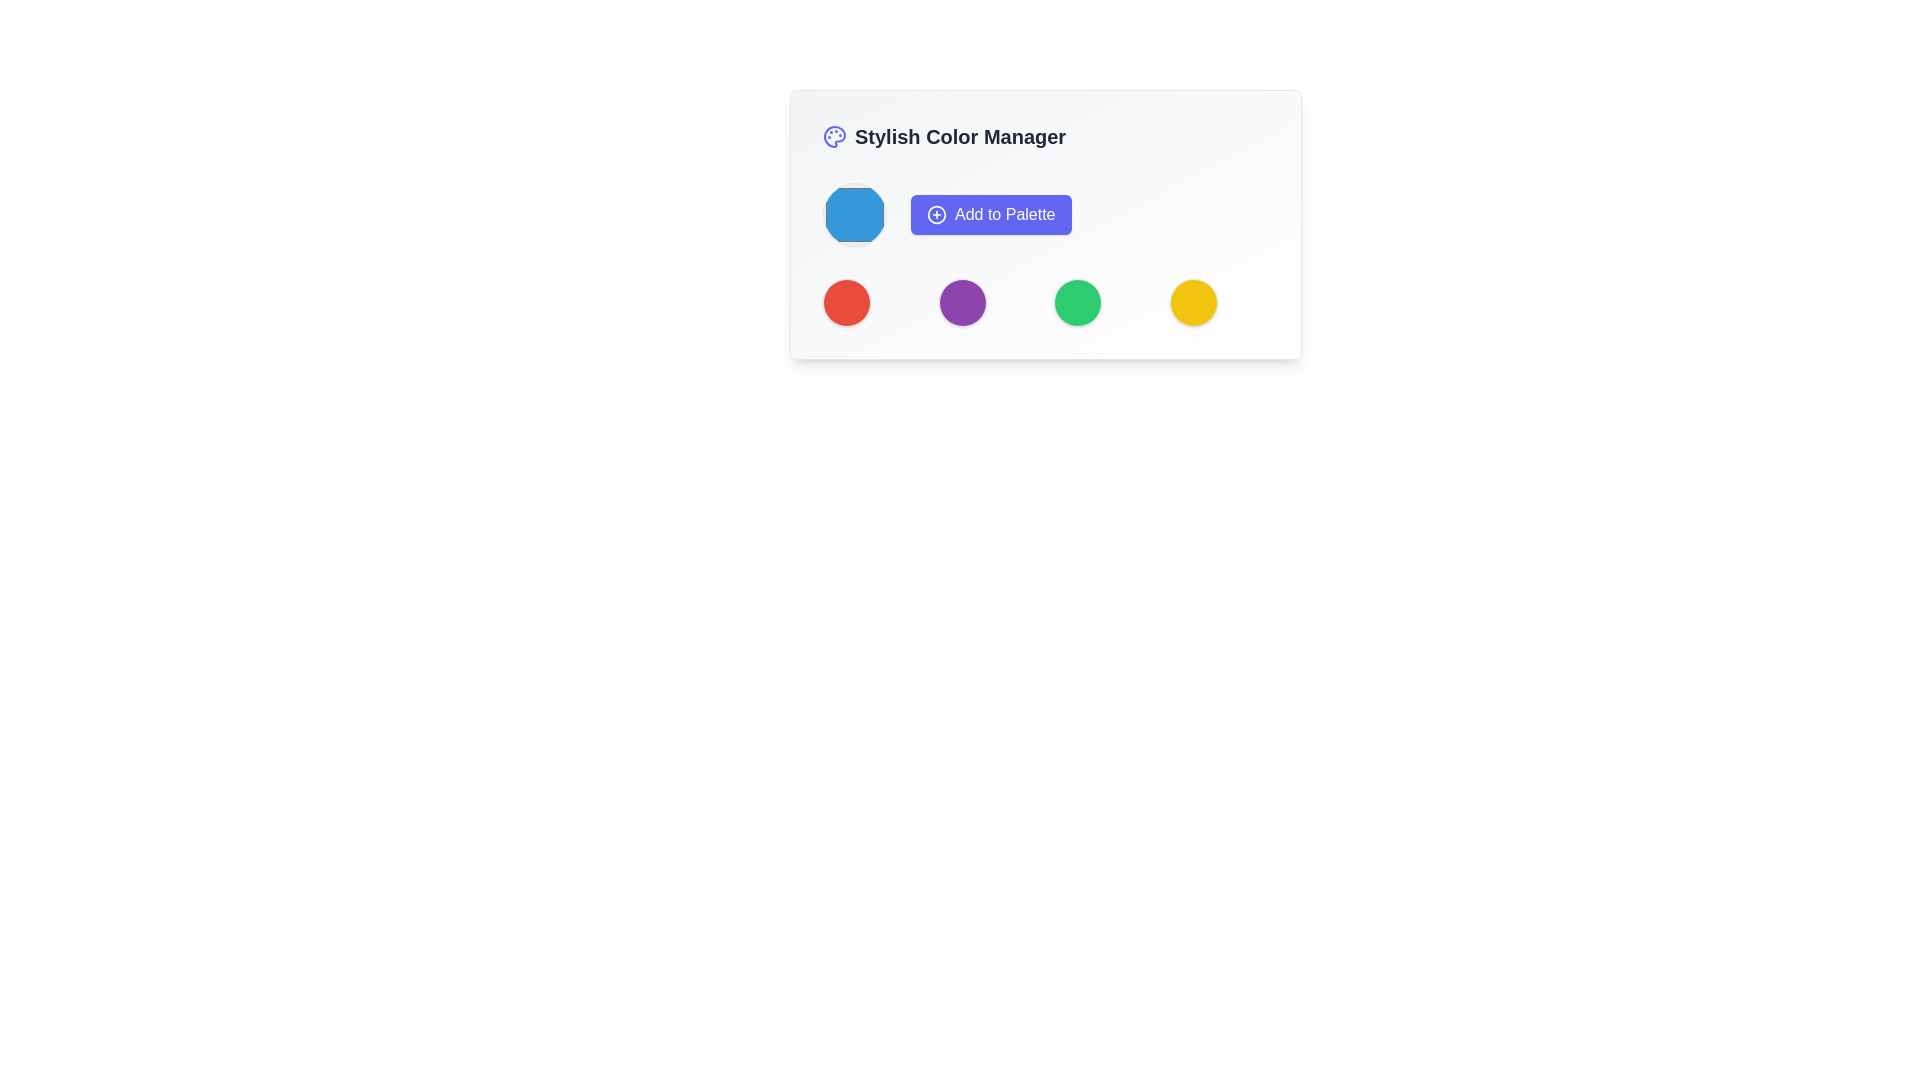  Describe the element at coordinates (935, 215) in the screenshot. I see `the circular '+' icon within the 'Add to Palette' button, which has a blue outline and background` at that location.